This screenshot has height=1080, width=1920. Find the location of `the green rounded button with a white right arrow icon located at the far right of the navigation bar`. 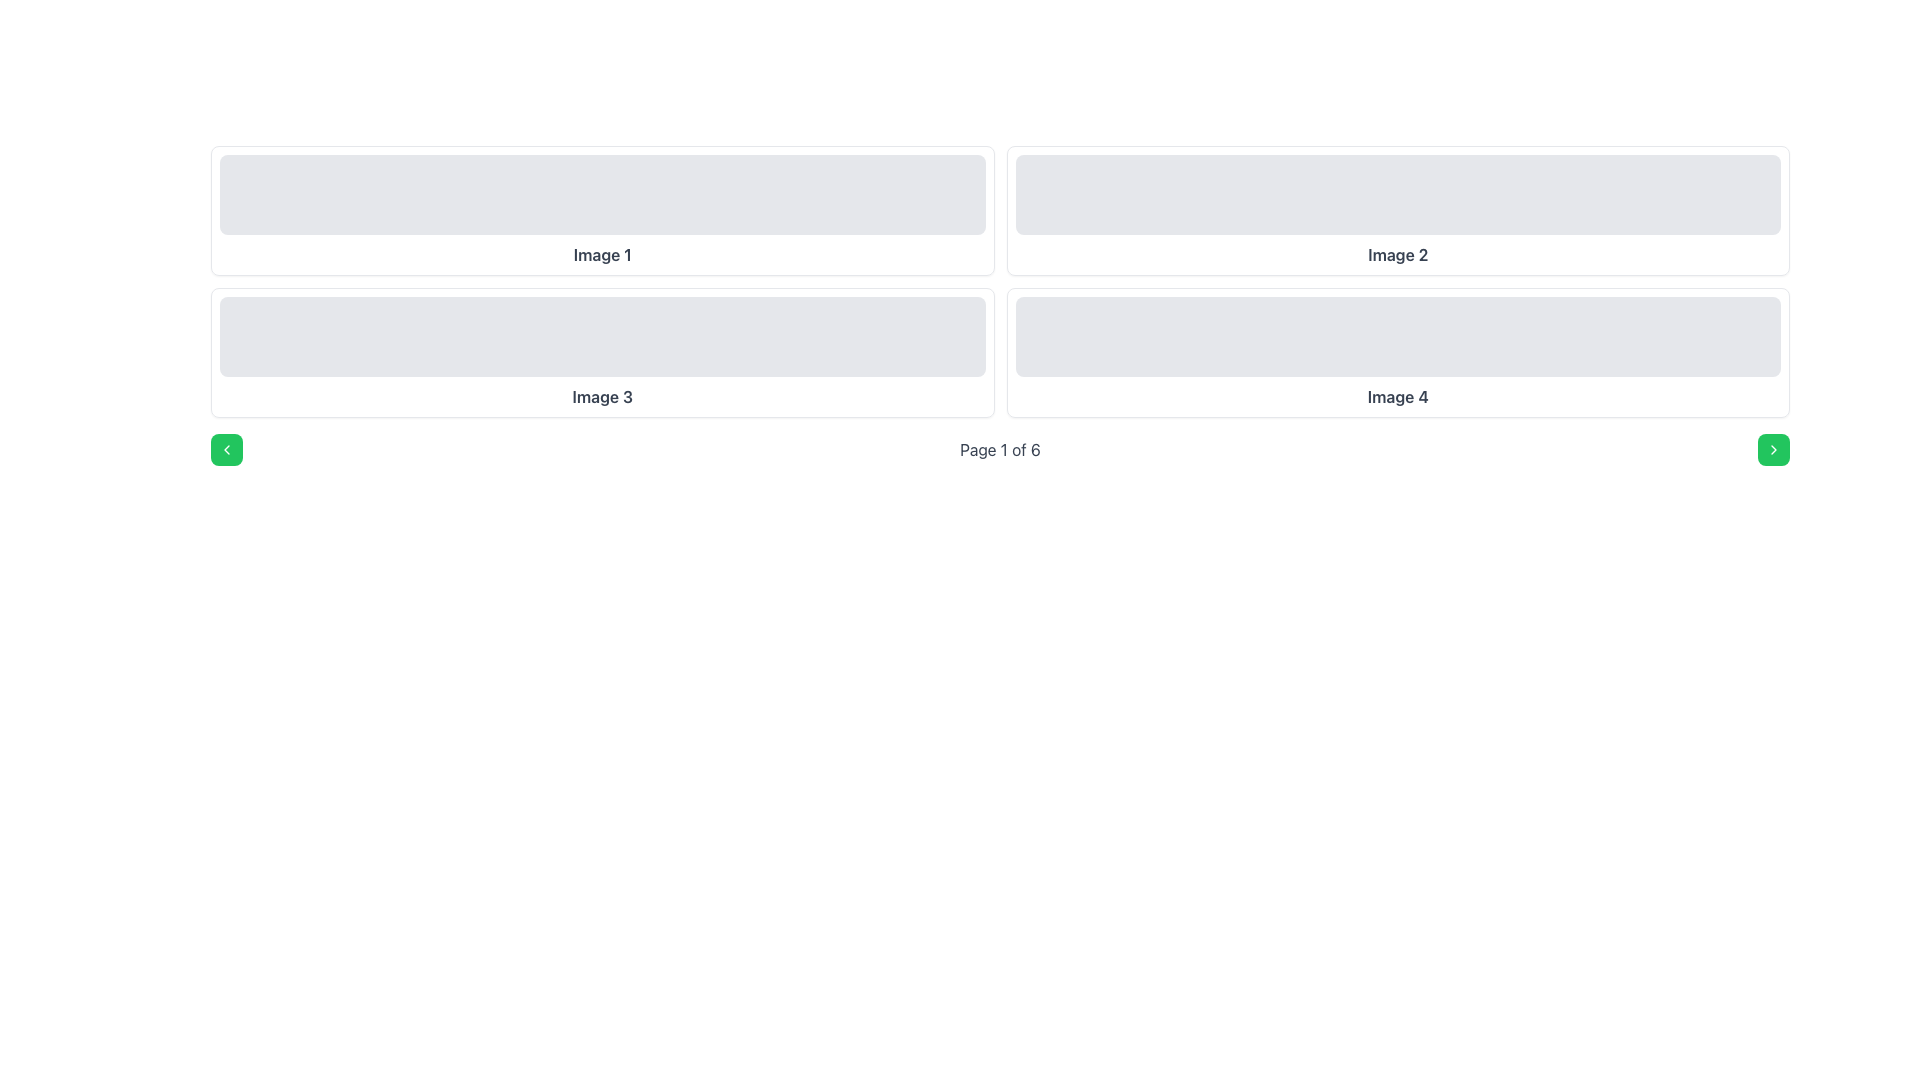

the green rounded button with a white right arrow icon located at the far right of the navigation bar is located at coordinates (1774, 450).